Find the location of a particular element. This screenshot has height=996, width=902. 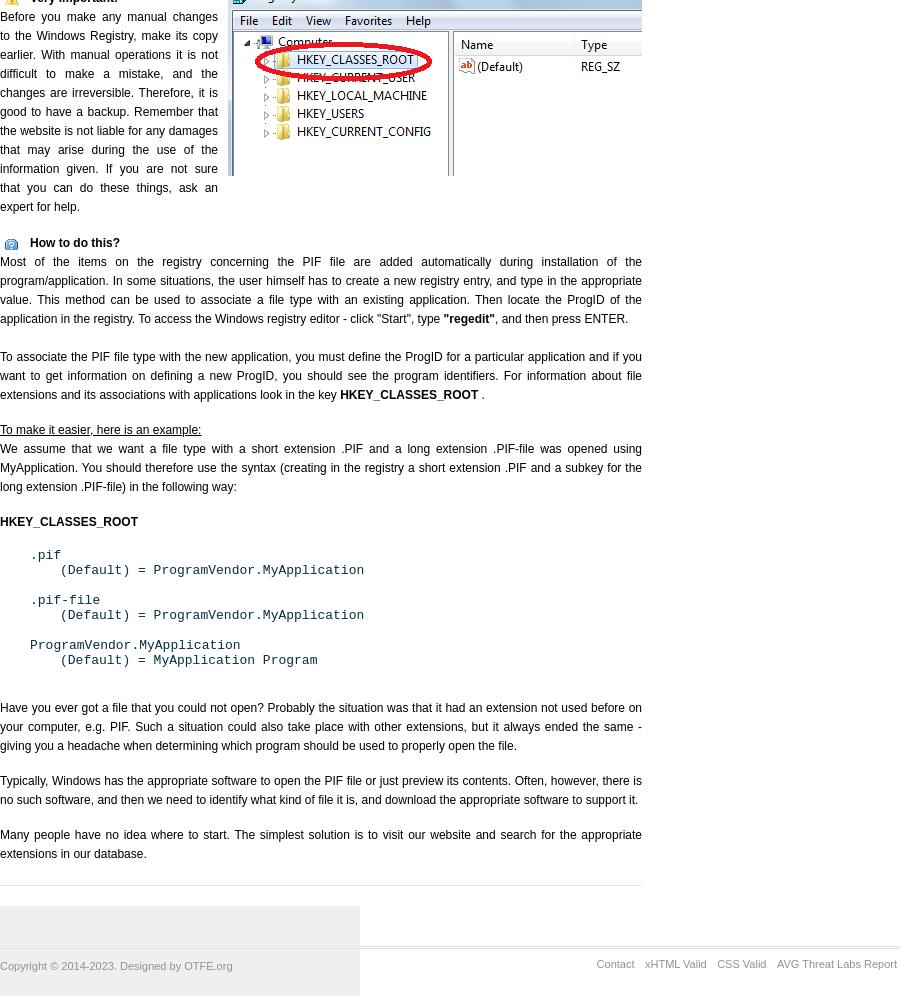

', and then press ENTER.' is located at coordinates (493, 318).